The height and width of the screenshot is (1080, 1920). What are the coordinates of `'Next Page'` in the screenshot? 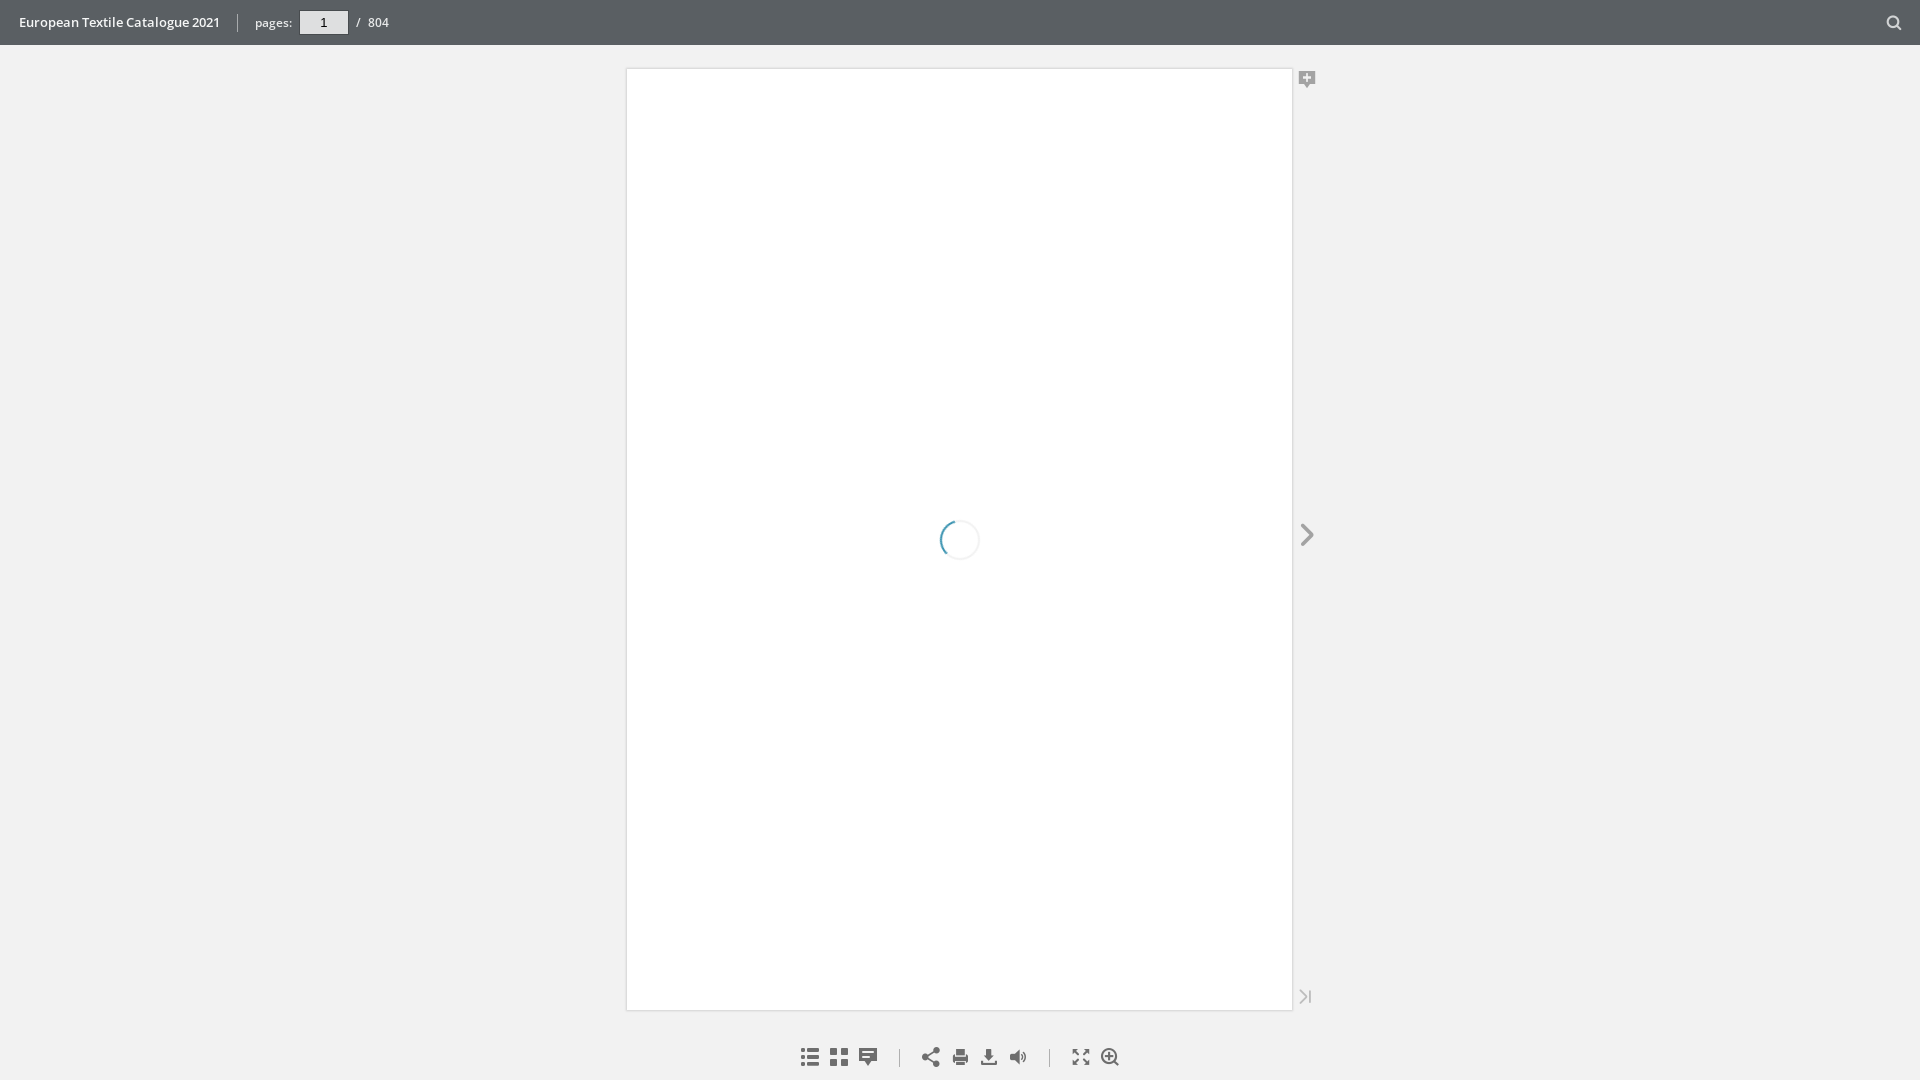 It's located at (1307, 536).